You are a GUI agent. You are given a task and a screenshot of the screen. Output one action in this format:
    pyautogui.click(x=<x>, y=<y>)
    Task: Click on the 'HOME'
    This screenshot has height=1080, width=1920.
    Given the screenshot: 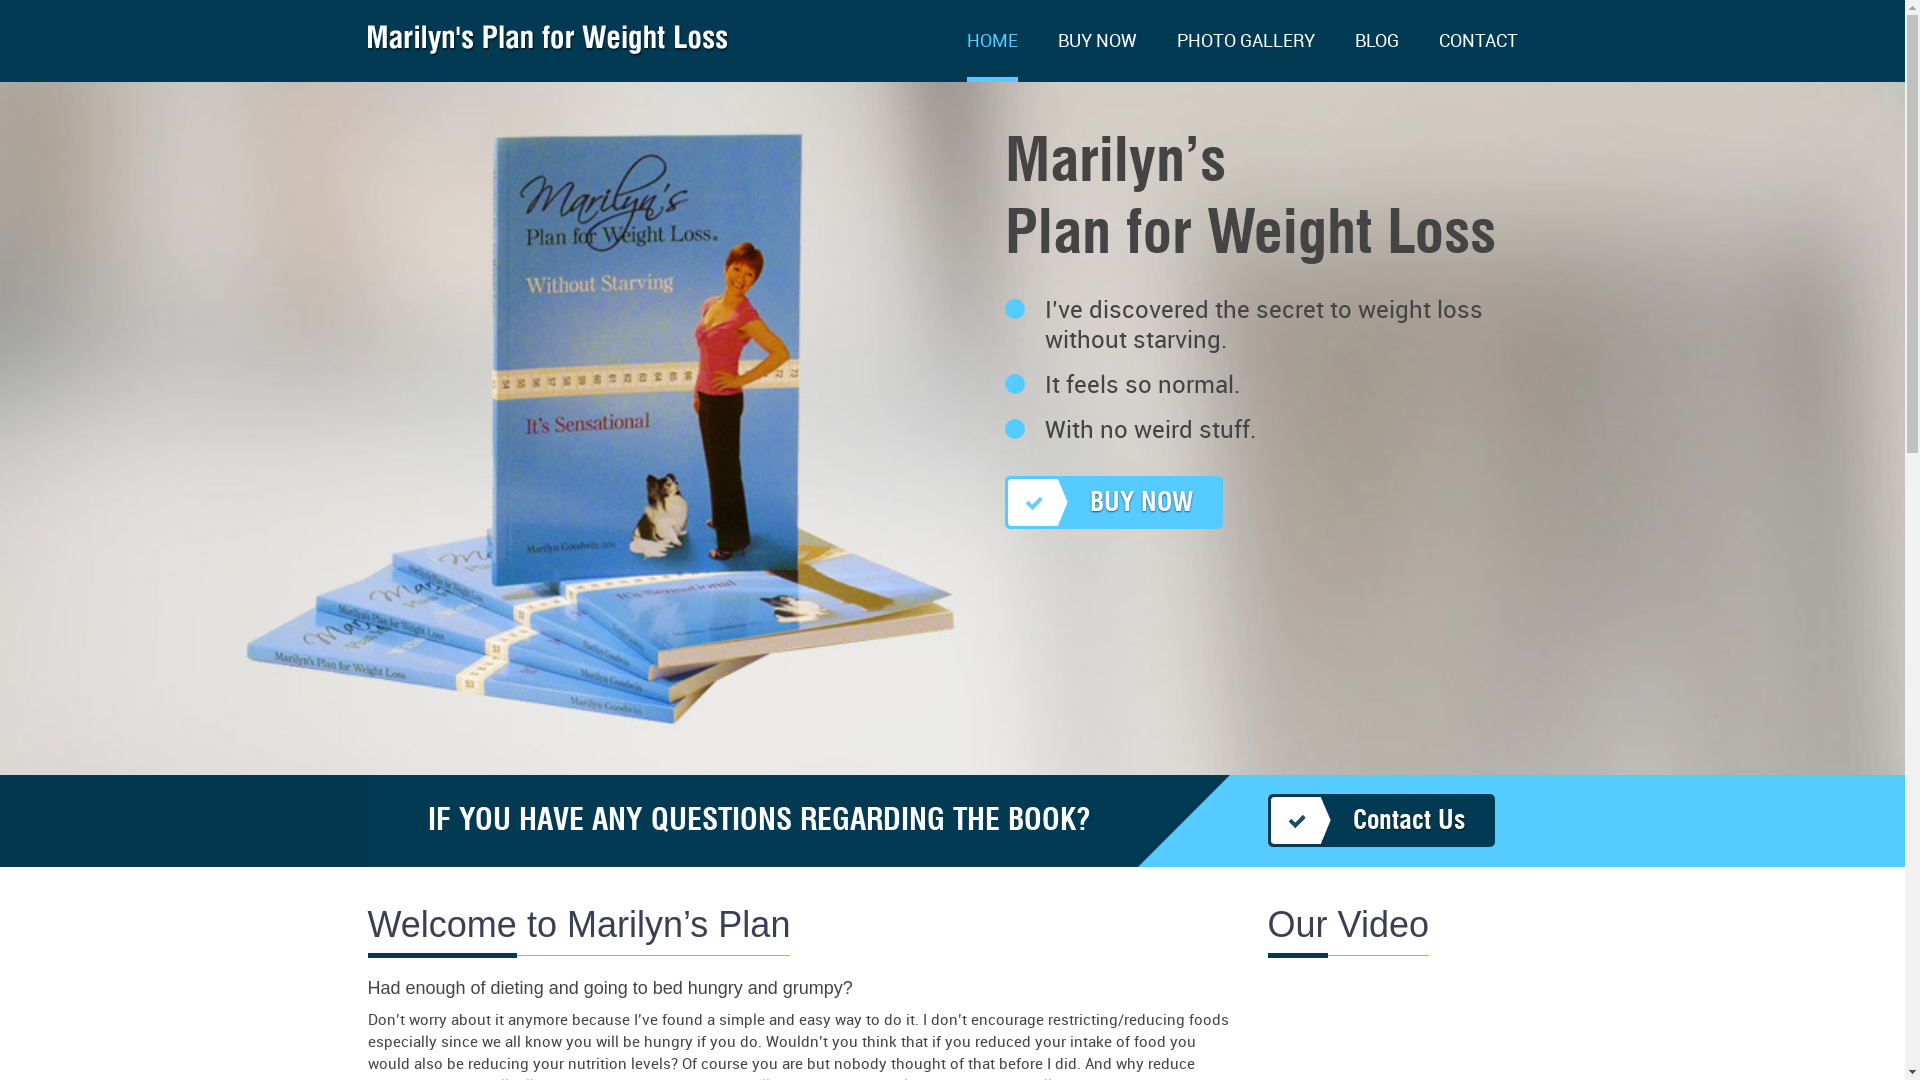 What is the action you would take?
    pyautogui.click(x=965, y=56)
    